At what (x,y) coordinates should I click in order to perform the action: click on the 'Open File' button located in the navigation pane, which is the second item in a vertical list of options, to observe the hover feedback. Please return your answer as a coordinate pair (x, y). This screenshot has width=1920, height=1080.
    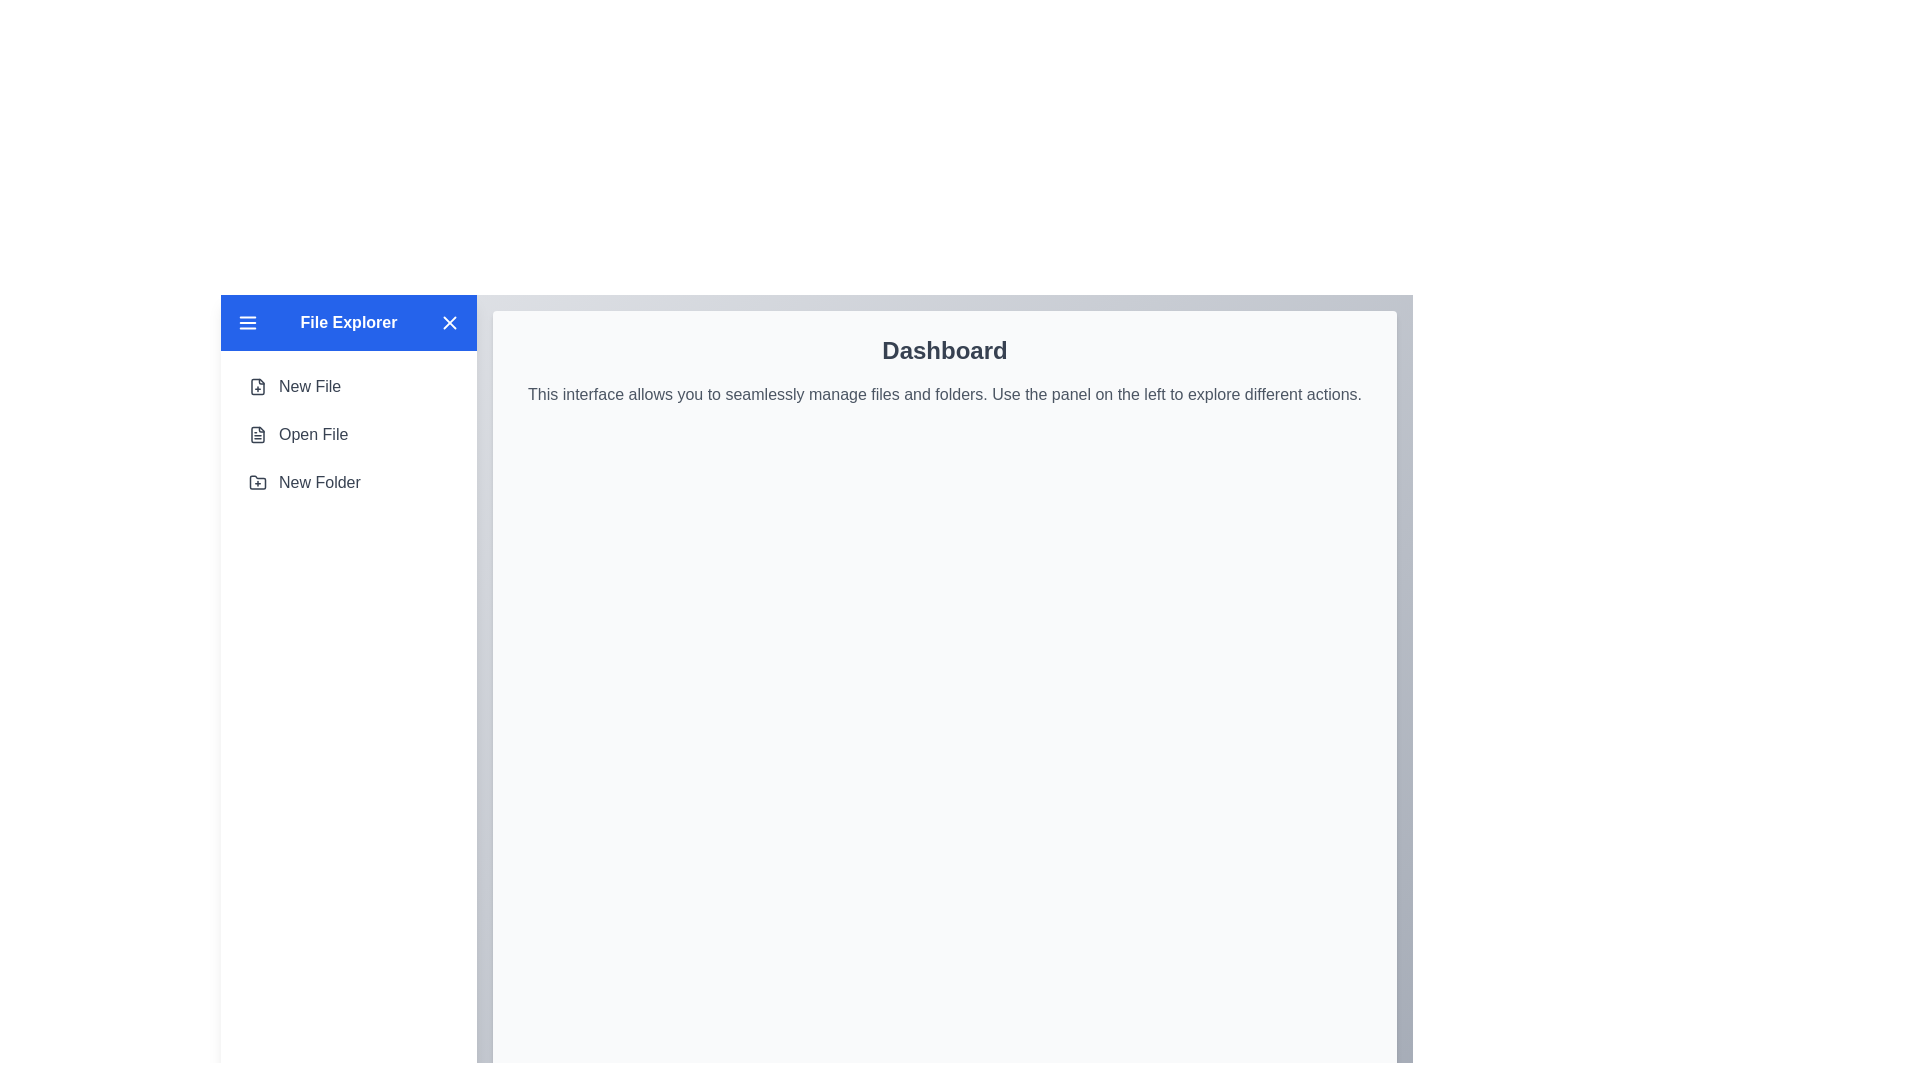
    Looking at the image, I should click on (297, 434).